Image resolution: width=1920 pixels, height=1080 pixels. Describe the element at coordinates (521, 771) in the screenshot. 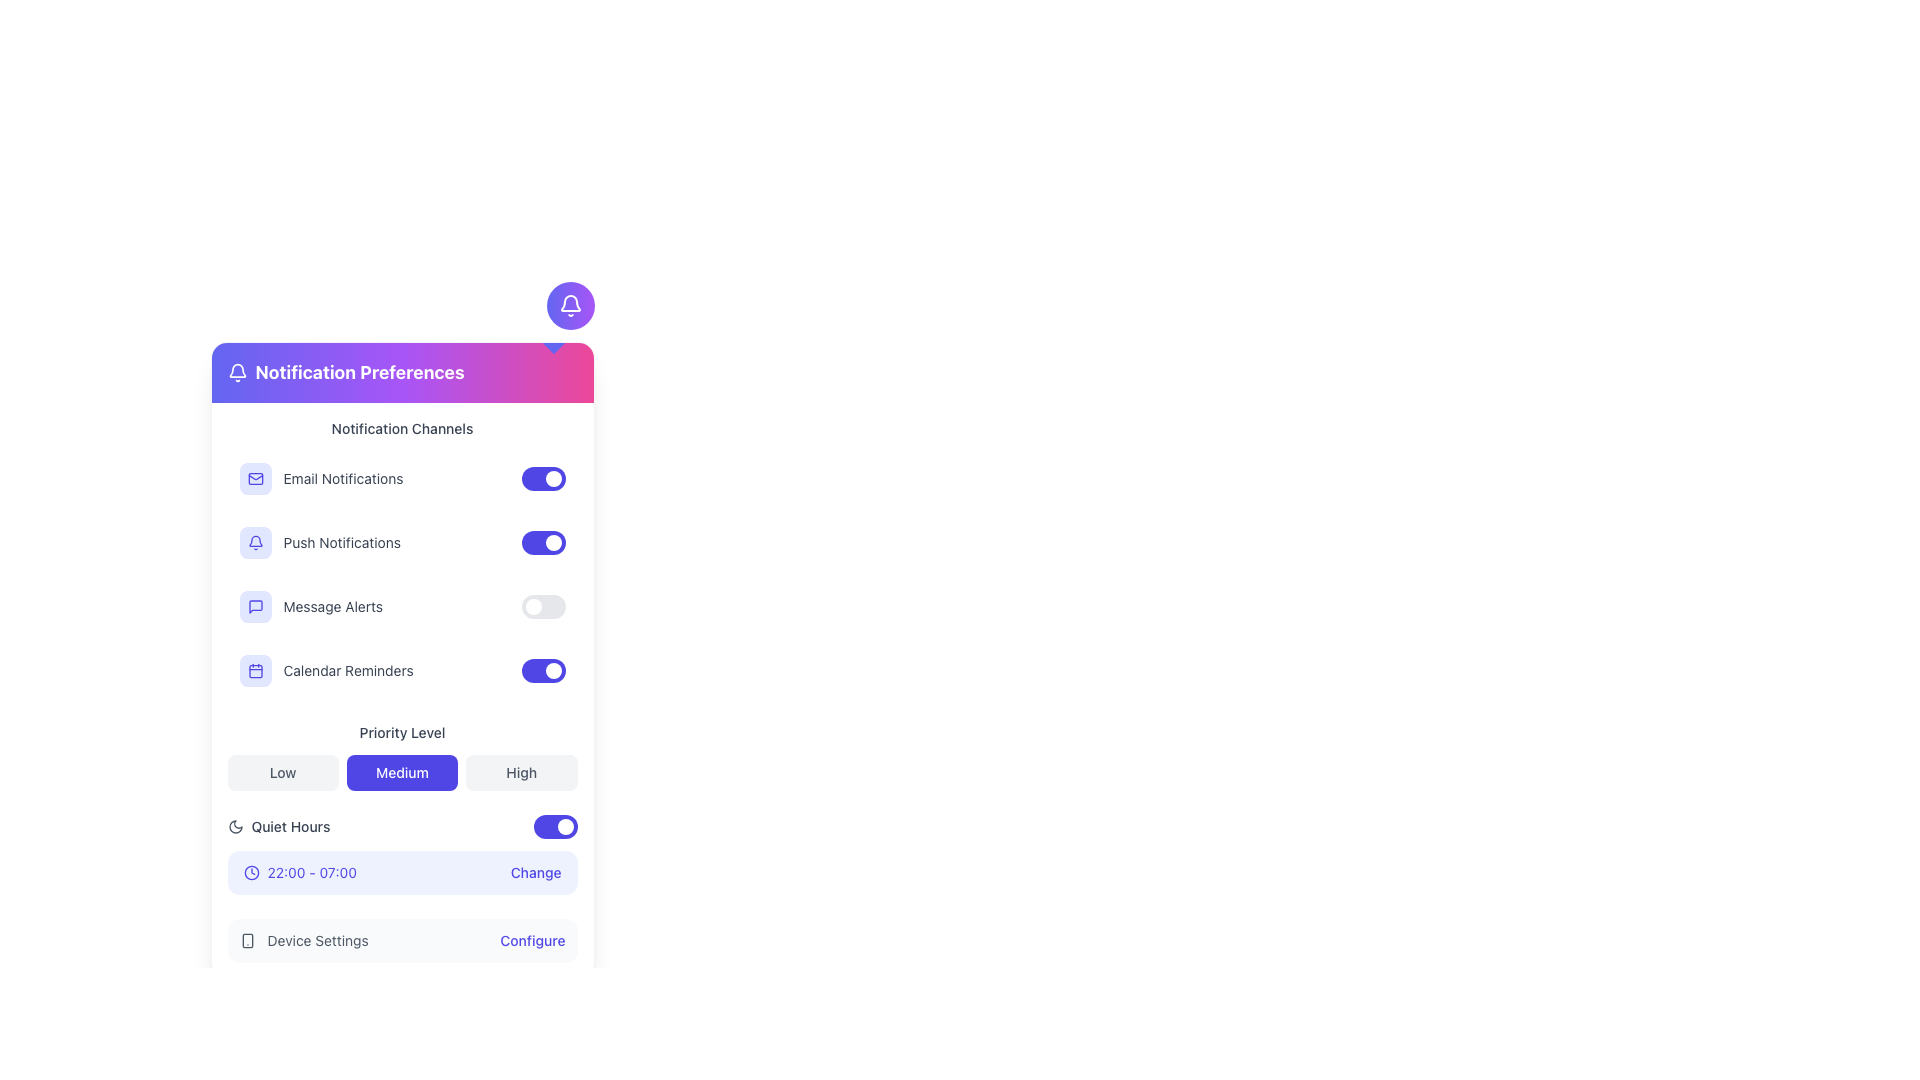

I see `the 'High' priority button, which is a rectangular button with rounded corners, light gray background, and gray text, located in the 'Priority Level' section` at that location.